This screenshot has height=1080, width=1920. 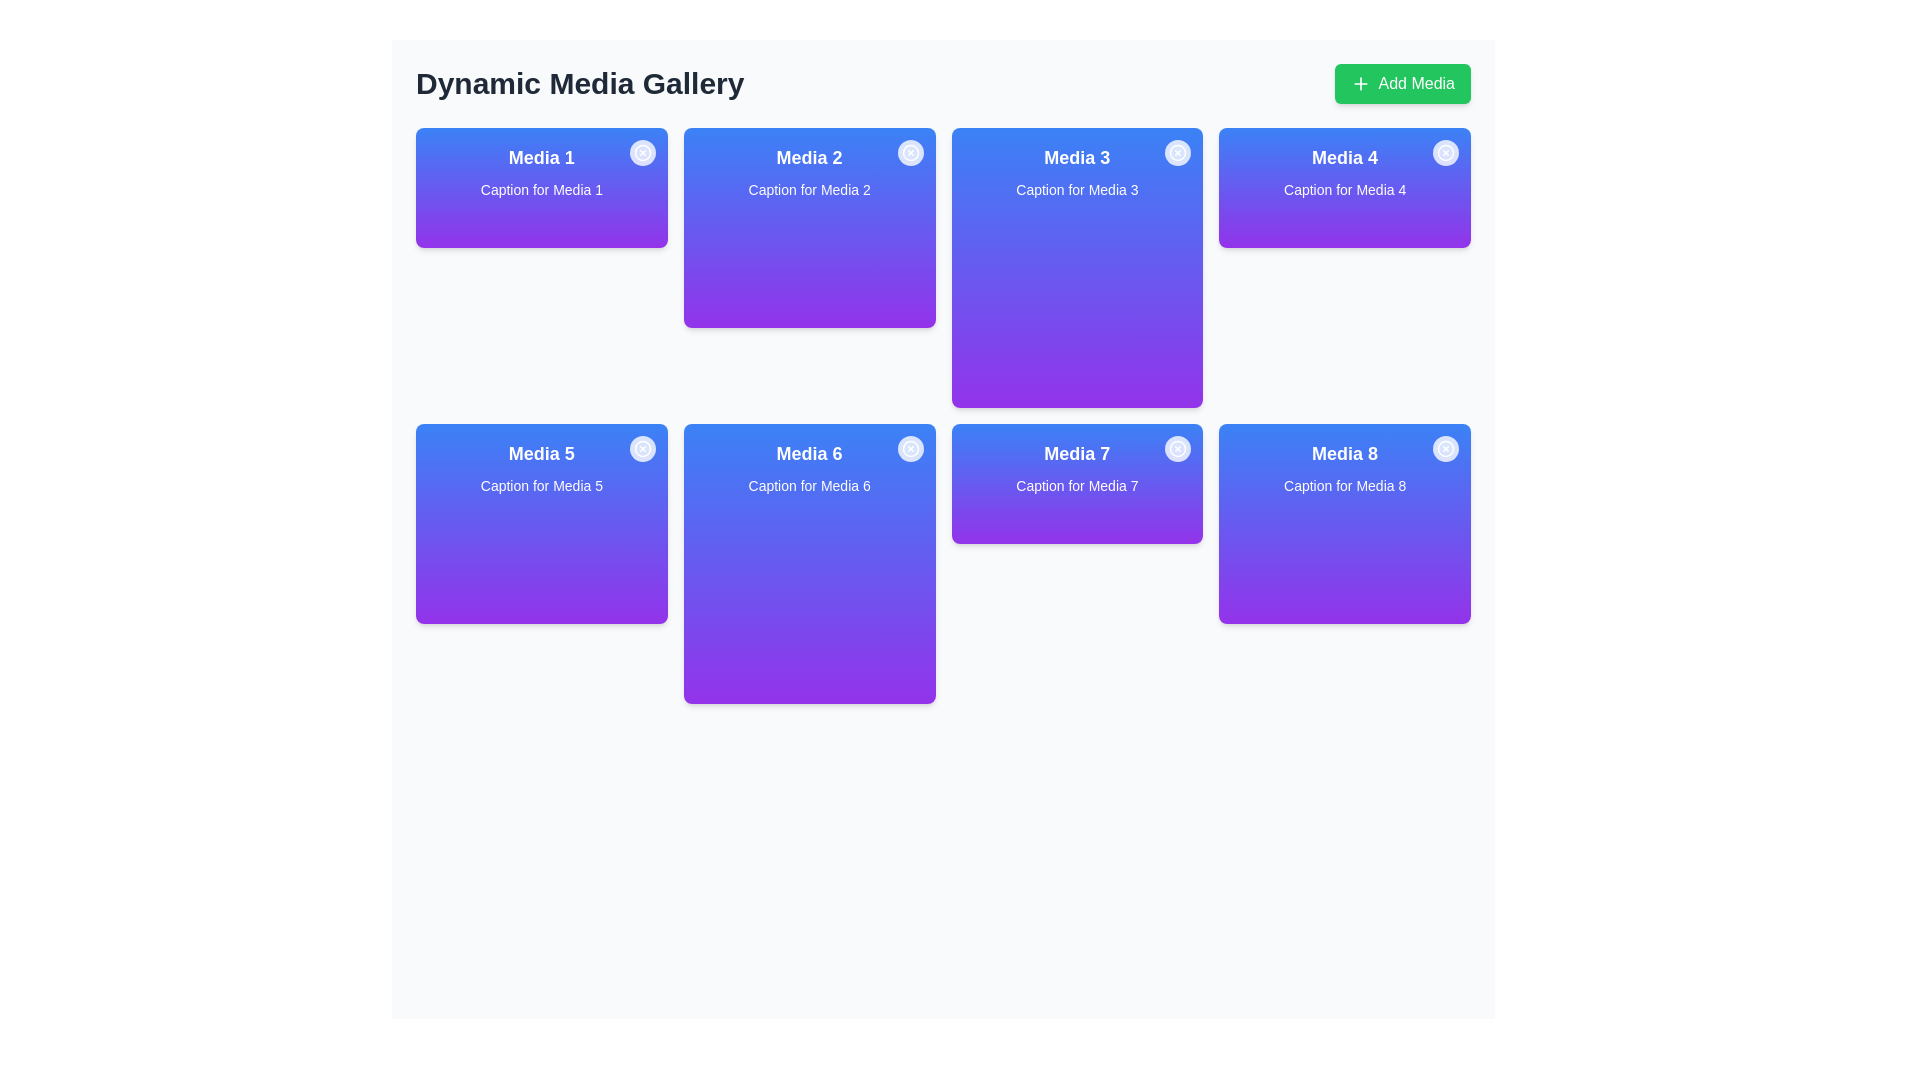 What do you see at coordinates (909, 447) in the screenshot?
I see `the small round Icon button with a white background and a red 'X' icon located in the upper-right corner of the 'Media 6' card` at bounding box center [909, 447].